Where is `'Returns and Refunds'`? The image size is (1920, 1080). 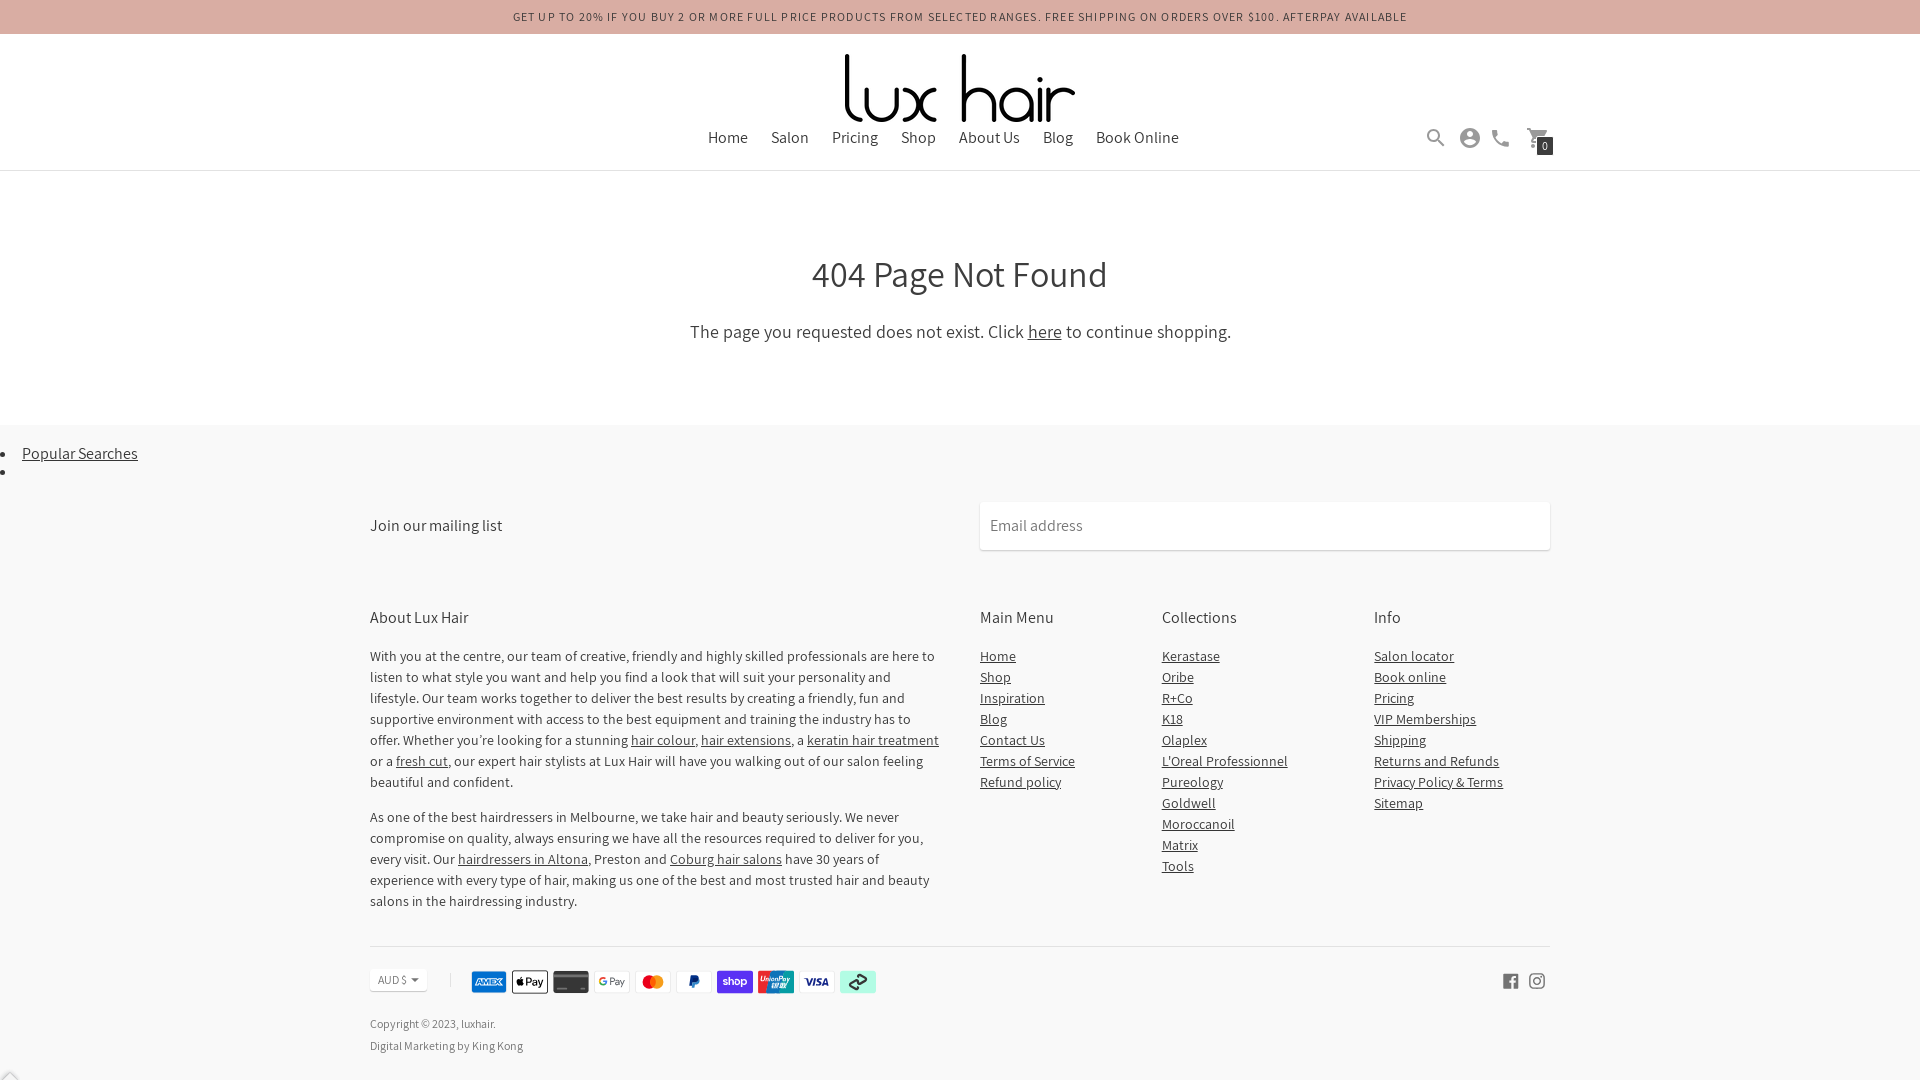
'Returns and Refunds' is located at coordinates (1435, 760).